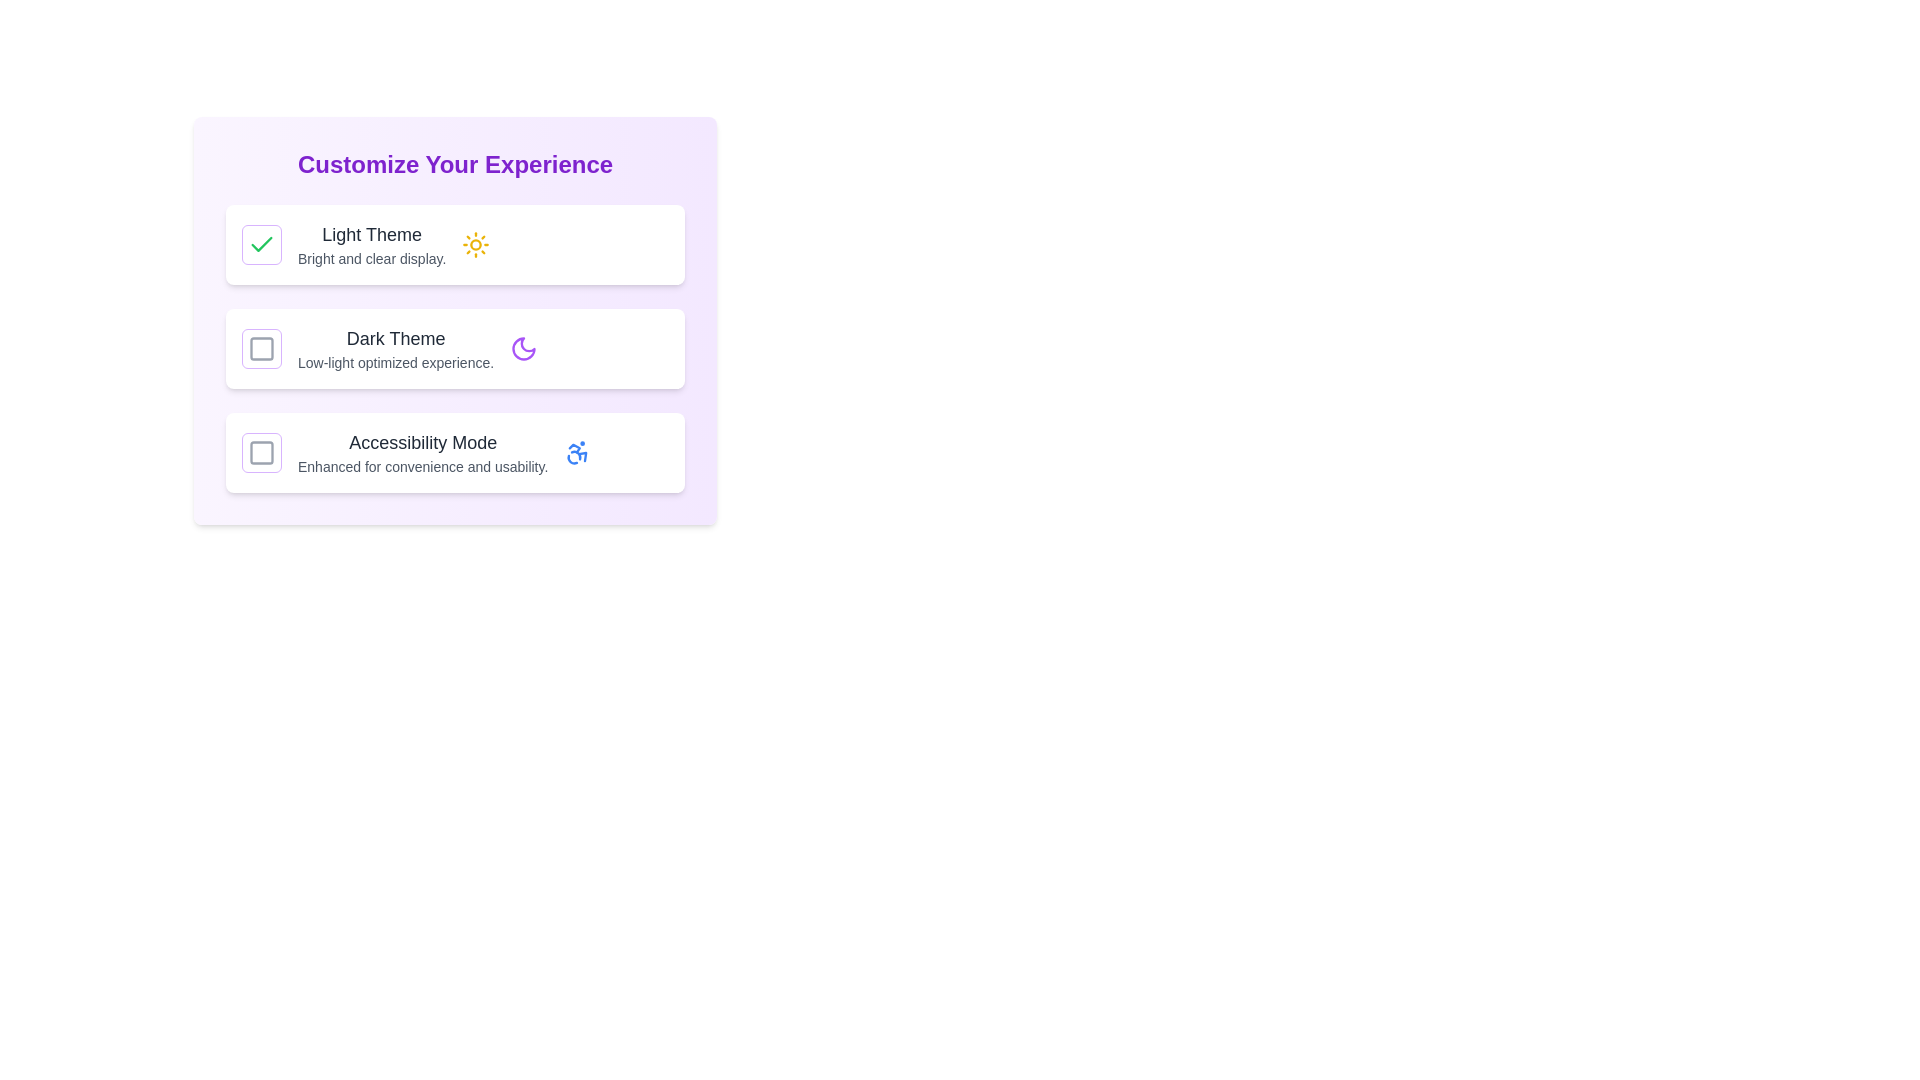 The image size is (1920, 1080). I want to click on the SVG graphic component featuring a checkmark design, which is styled with a green stroke and is located to the left of the 'Light Theme' label in the selectable themes list, so click(261, 243).